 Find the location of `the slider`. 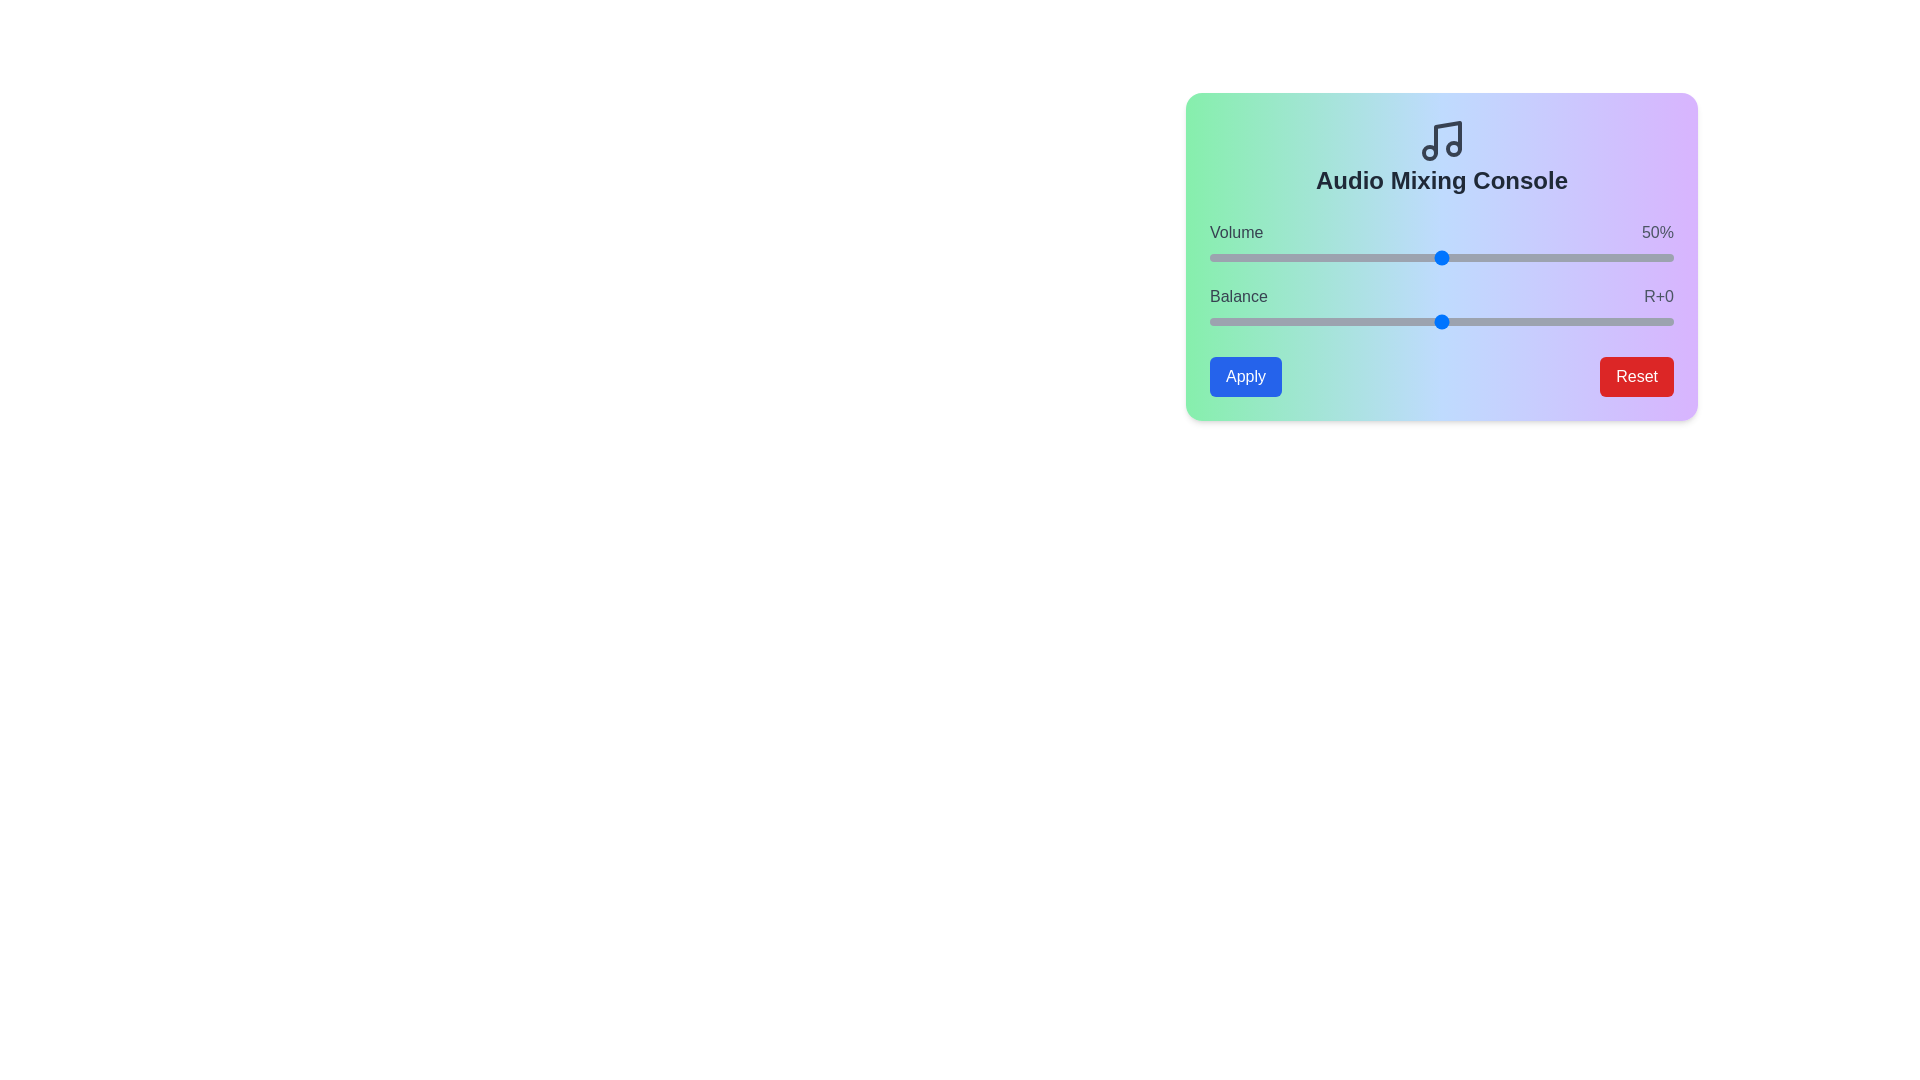

the slider is located at coordinates (1236, 257).